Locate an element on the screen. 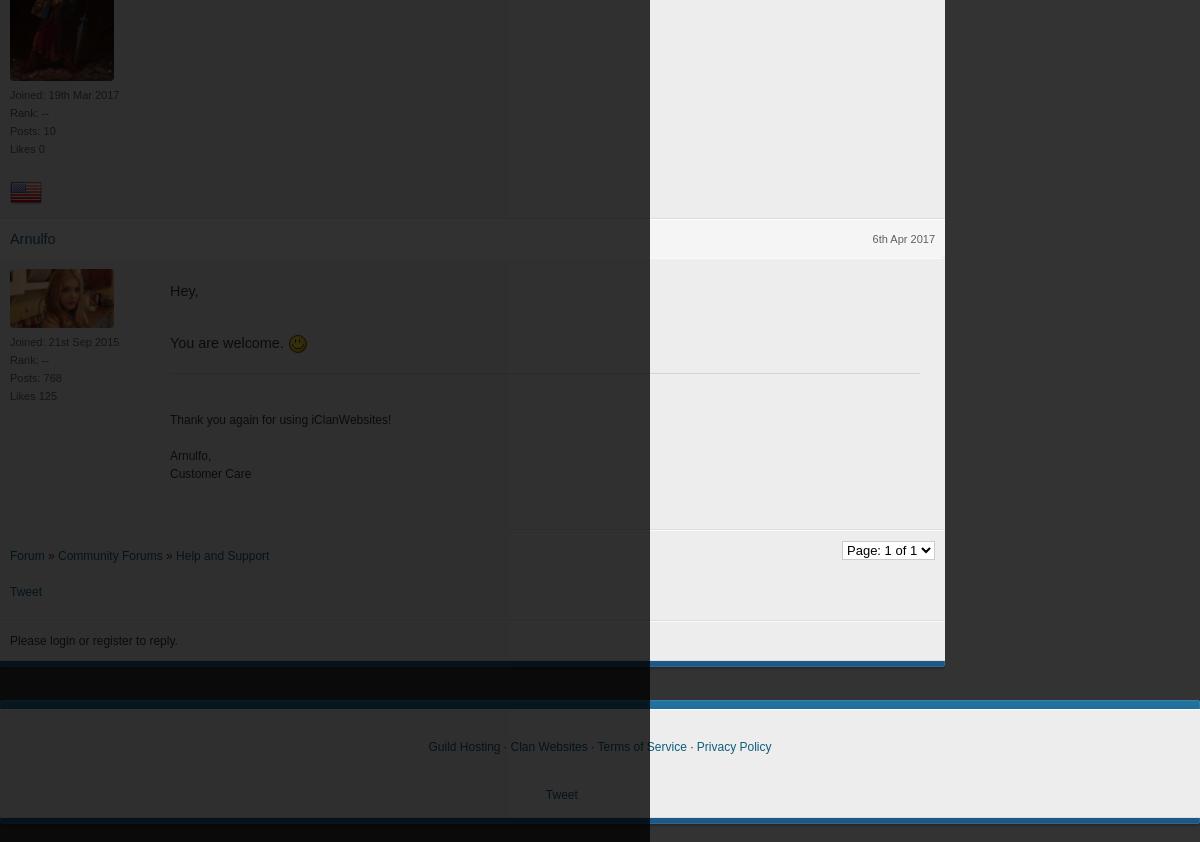 Image resolution: width=1200 pixels, height=842 pixels. 'Forum' is located at coordinates (27, 554).